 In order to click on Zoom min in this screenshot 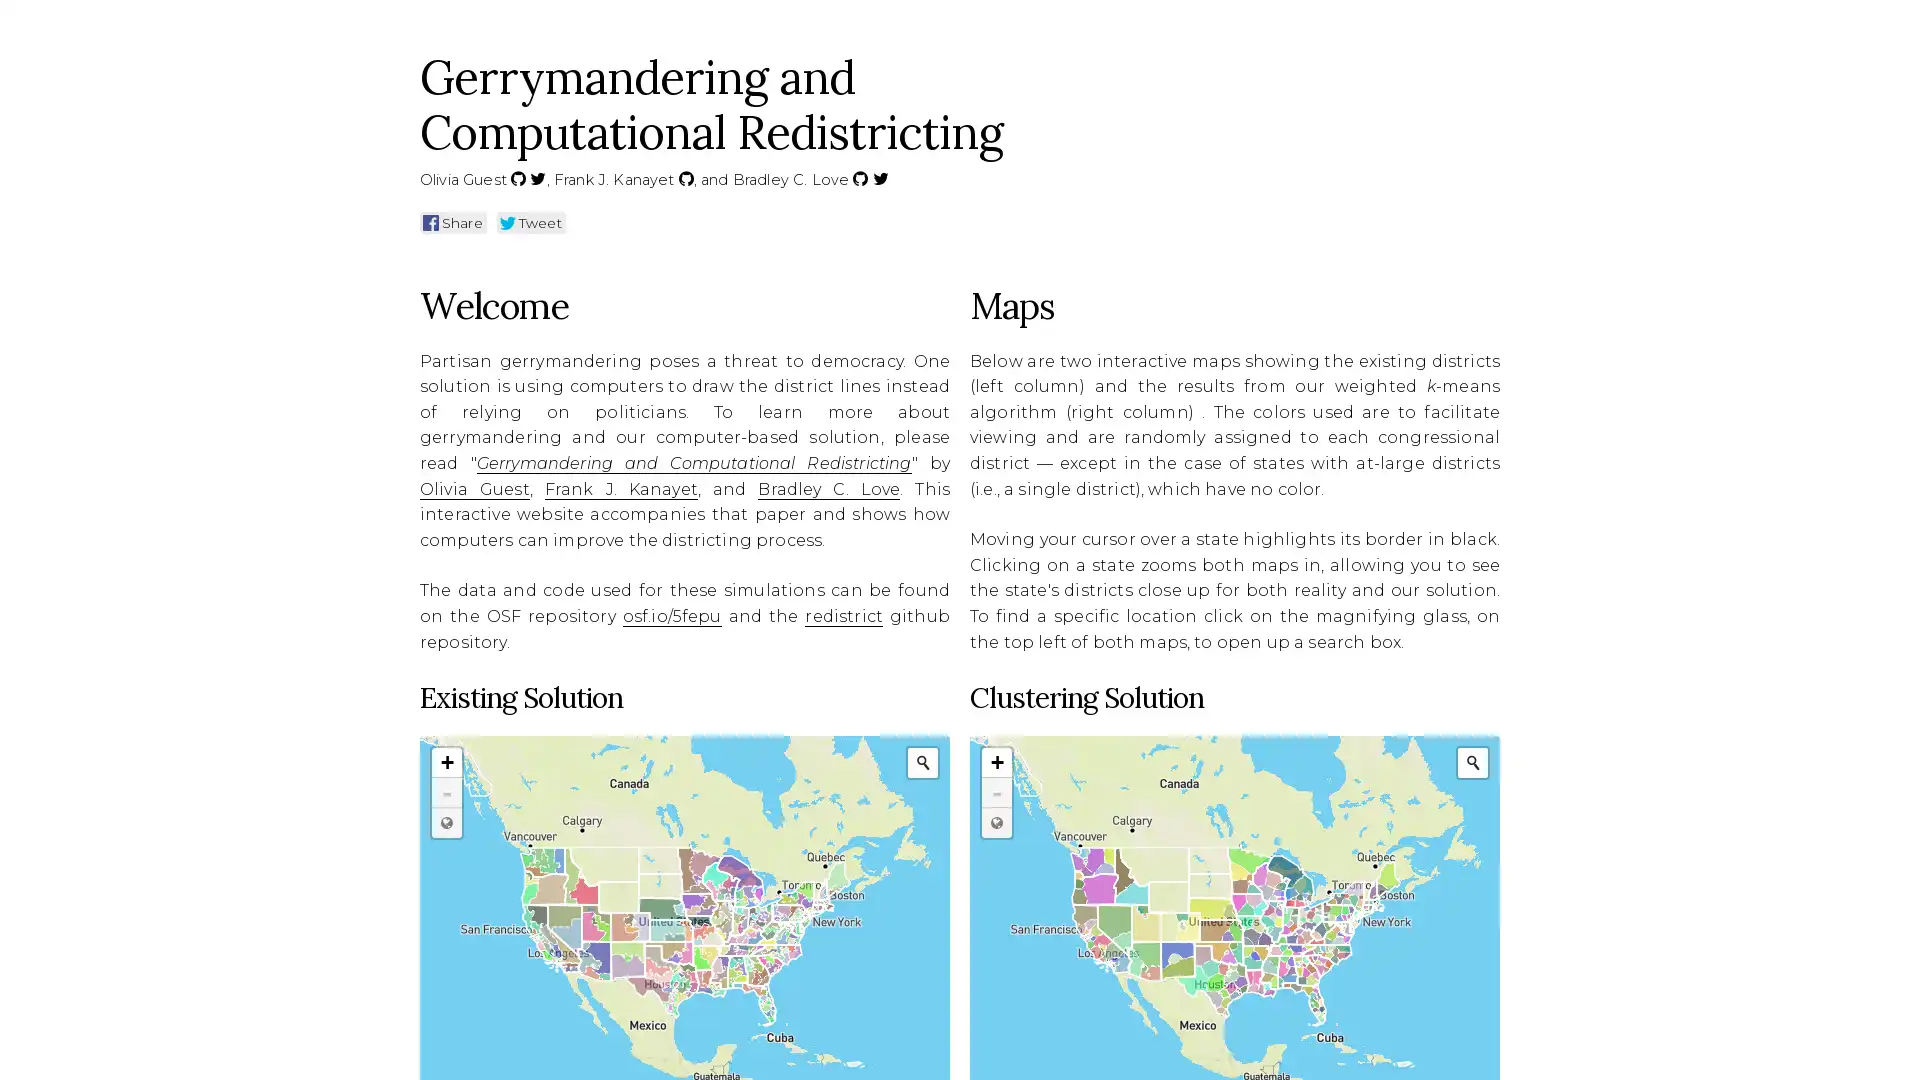, I will do `click(997, 822)`.